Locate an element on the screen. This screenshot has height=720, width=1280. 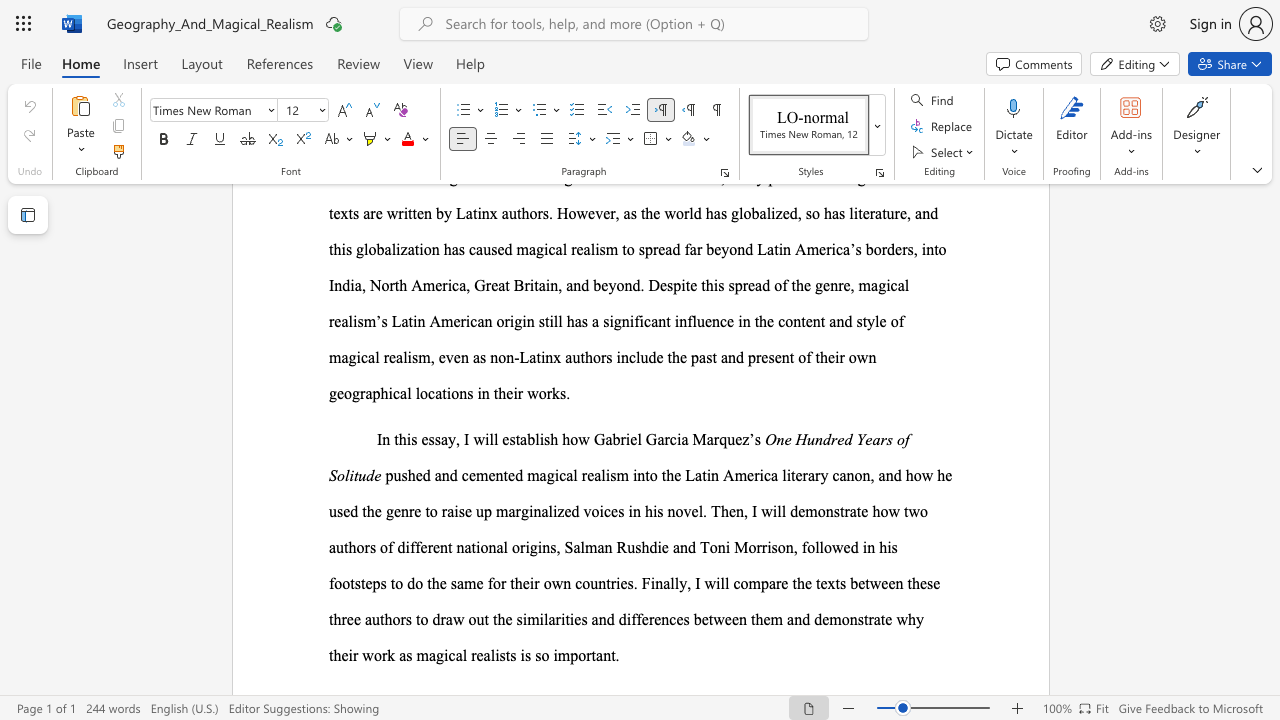
the subset text "te" within the text "demonstrate" is located at coordinates (856, 510).